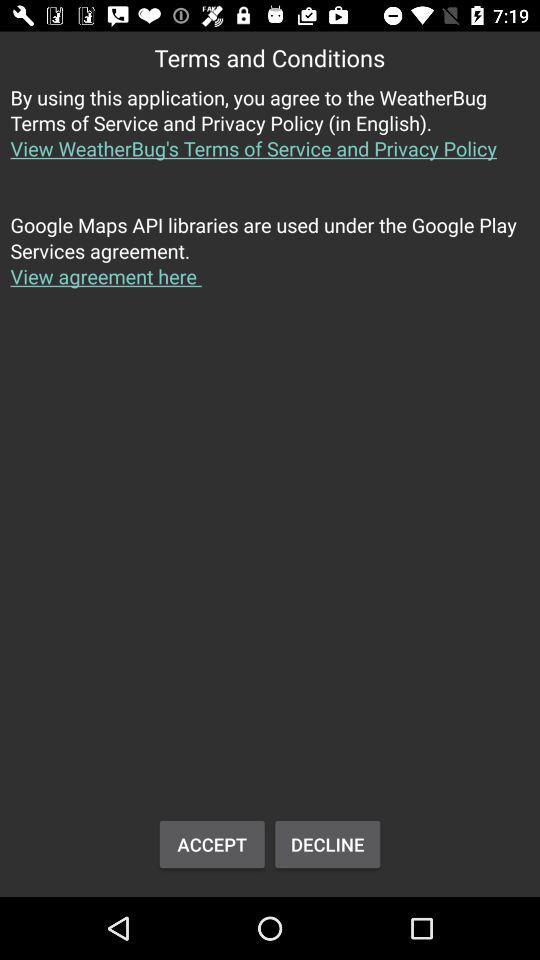 Image resolution: width=540 pixels, height=960 pixels. I want to click on icon above google maps api item, so click(270, 133).